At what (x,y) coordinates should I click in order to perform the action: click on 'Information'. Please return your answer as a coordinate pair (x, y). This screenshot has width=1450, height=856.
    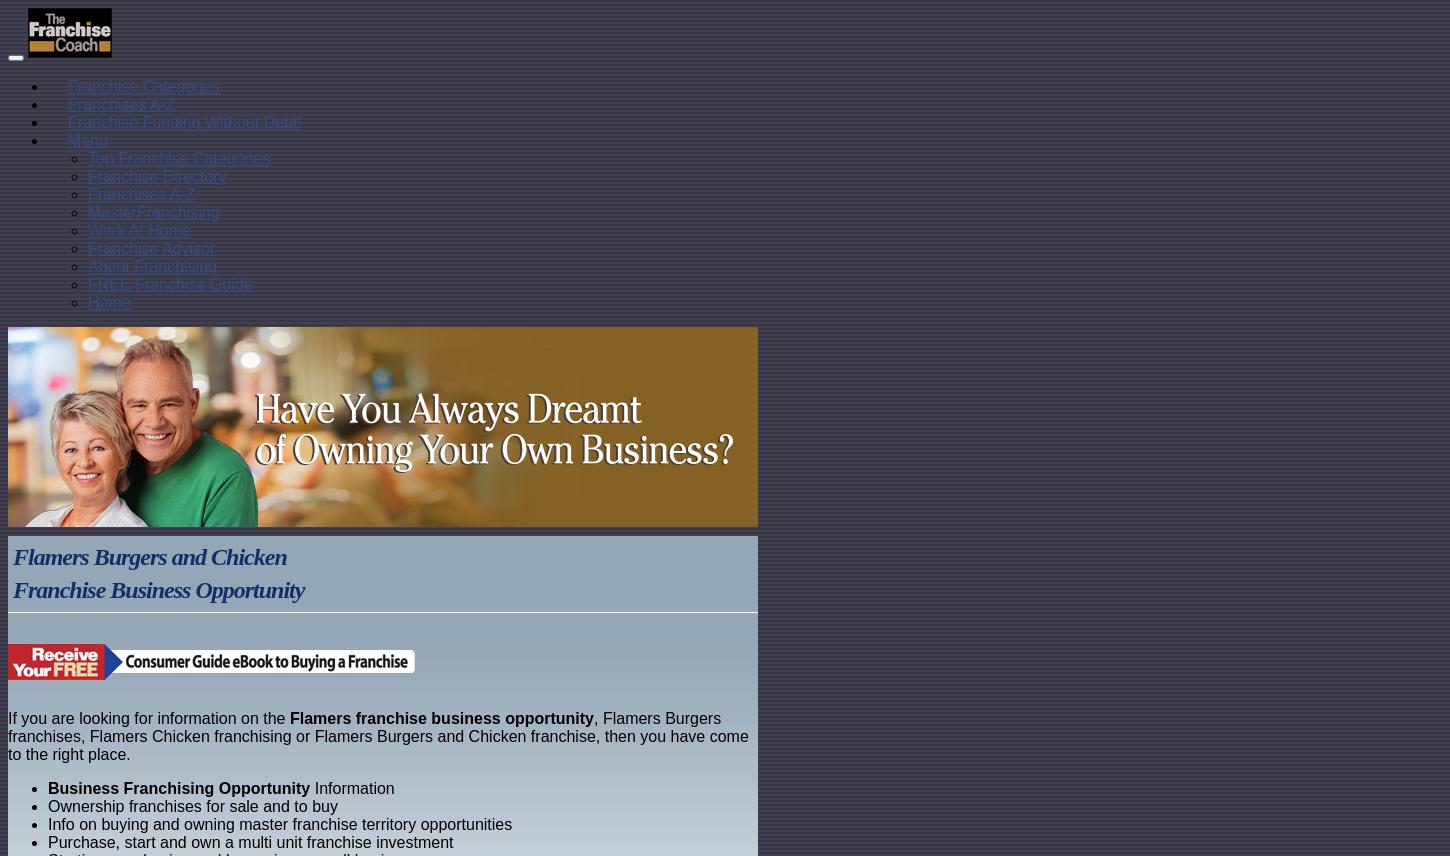
    Looking at the image, I should click on (352, 788).